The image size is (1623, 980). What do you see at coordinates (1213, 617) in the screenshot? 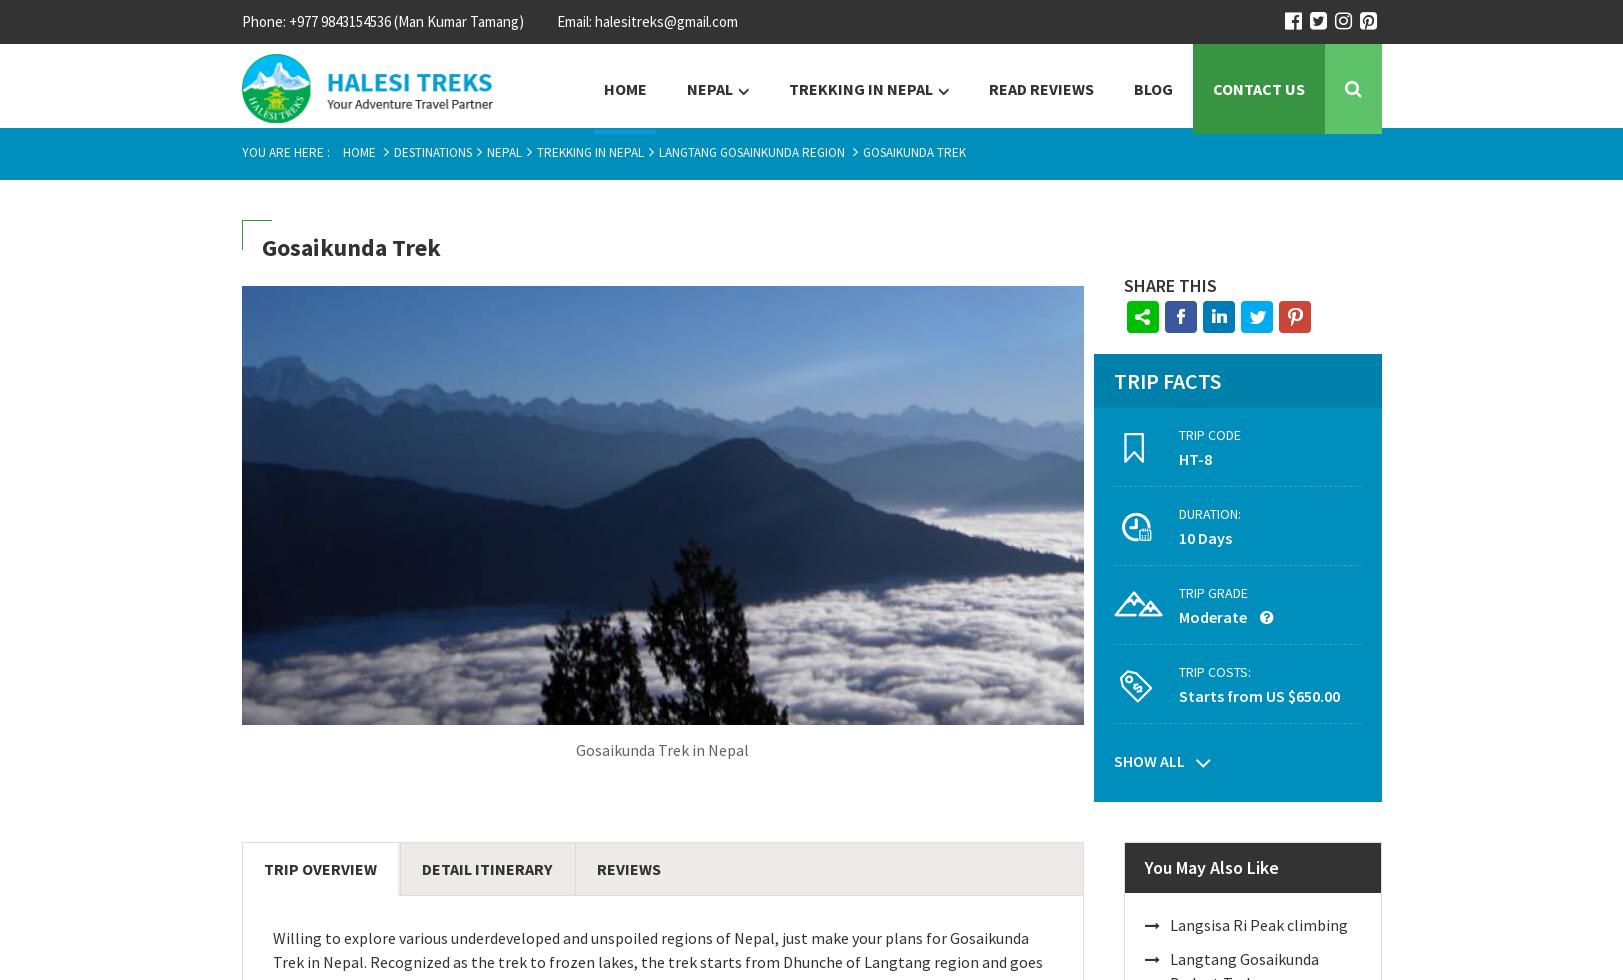
I see `'Moderate'` at bounding box center [1213, 617].